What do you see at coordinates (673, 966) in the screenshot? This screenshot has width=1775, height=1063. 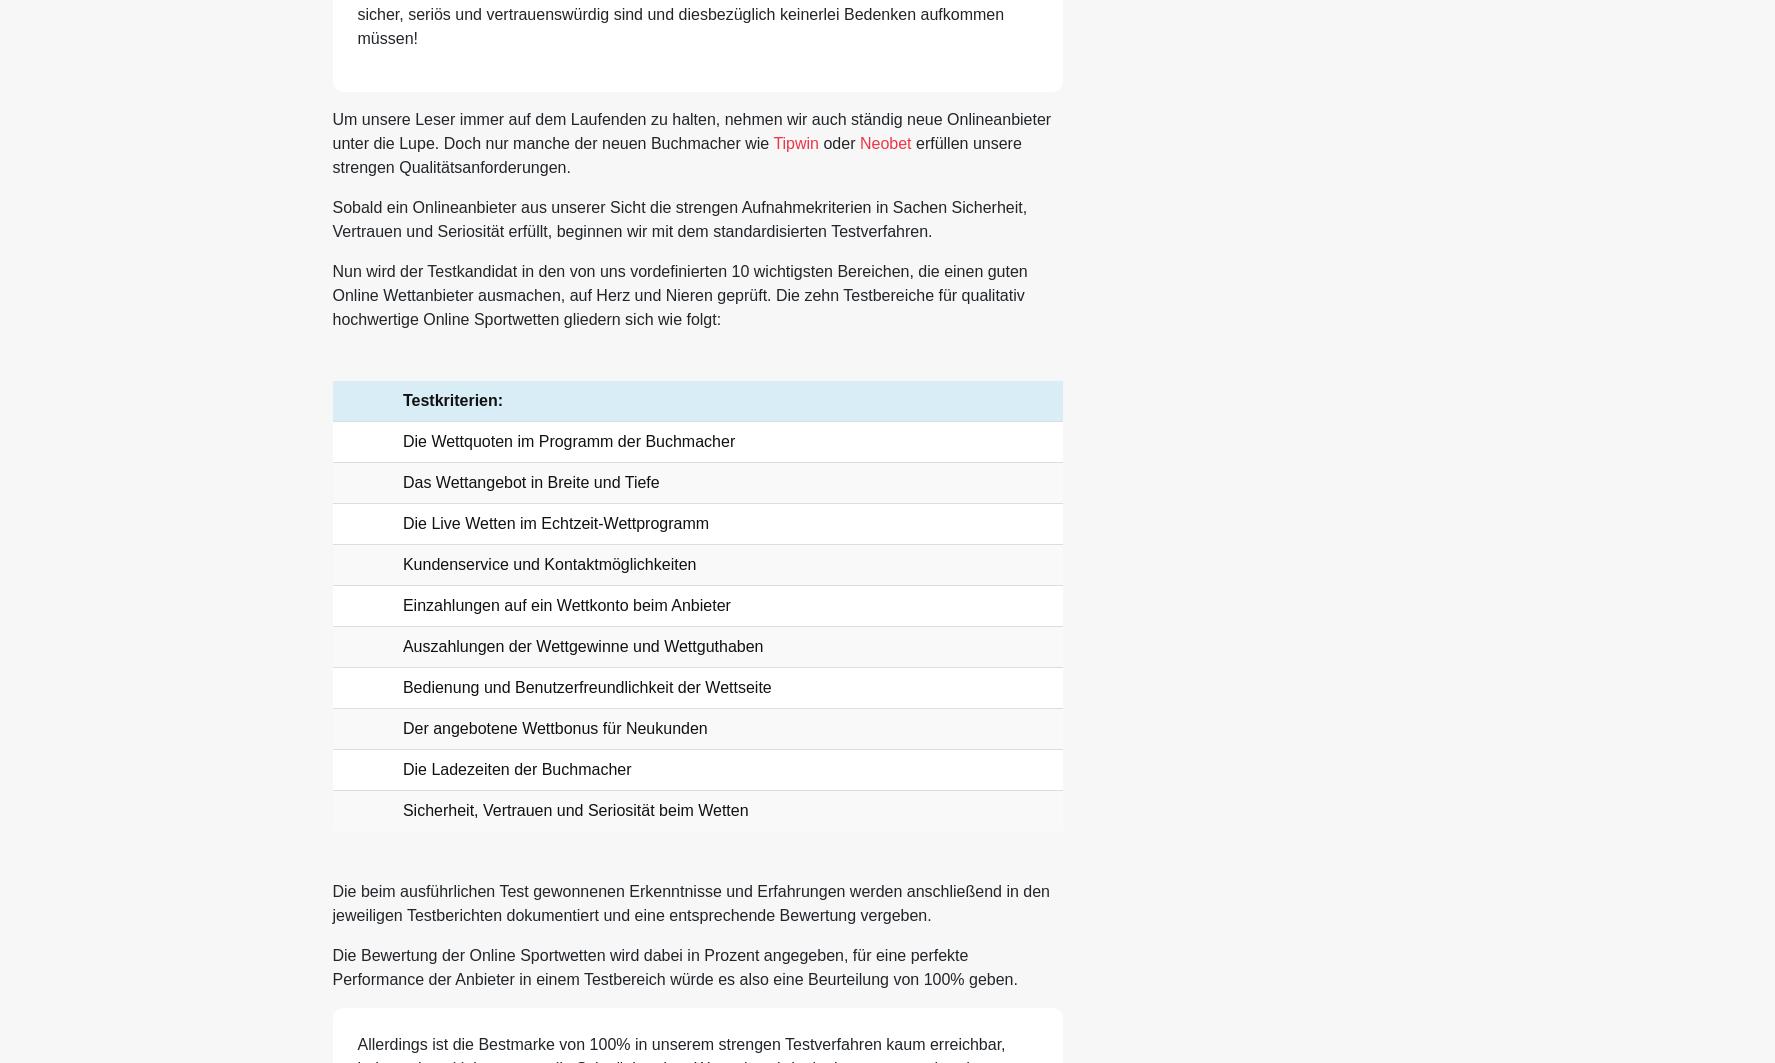 I see `'Die Bewertung der Online Sportwetten wird dabei in Prozent angegeben, für eine perfekte Performance der Anbieter in einem Testbereich würde es also eine Beurteilung von 100% geben.'` at bounding box center [673, 966].